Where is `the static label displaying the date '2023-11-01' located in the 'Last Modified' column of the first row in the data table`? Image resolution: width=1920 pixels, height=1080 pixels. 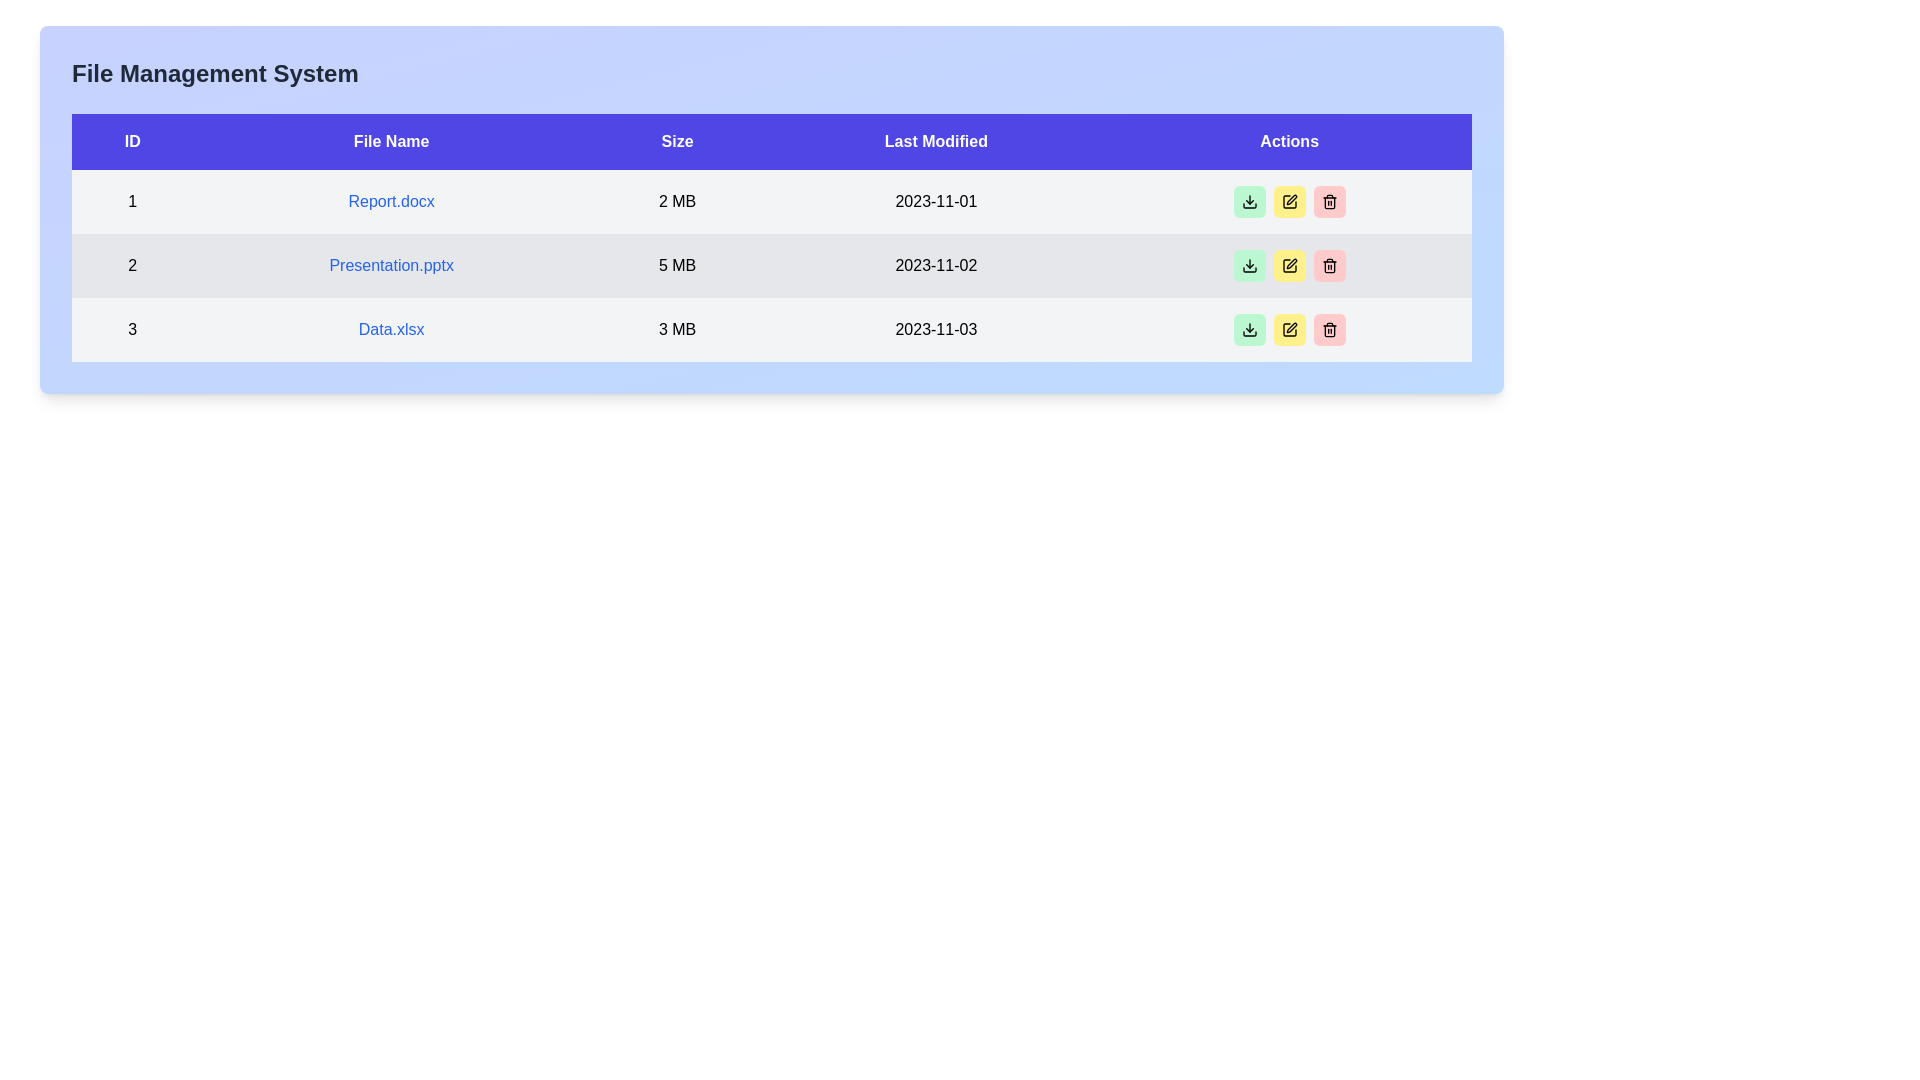
the static label displaying the date '2023-11-01' located in the 'Last Modified' column of the first row in the data table is located at coordinates (935, 201).